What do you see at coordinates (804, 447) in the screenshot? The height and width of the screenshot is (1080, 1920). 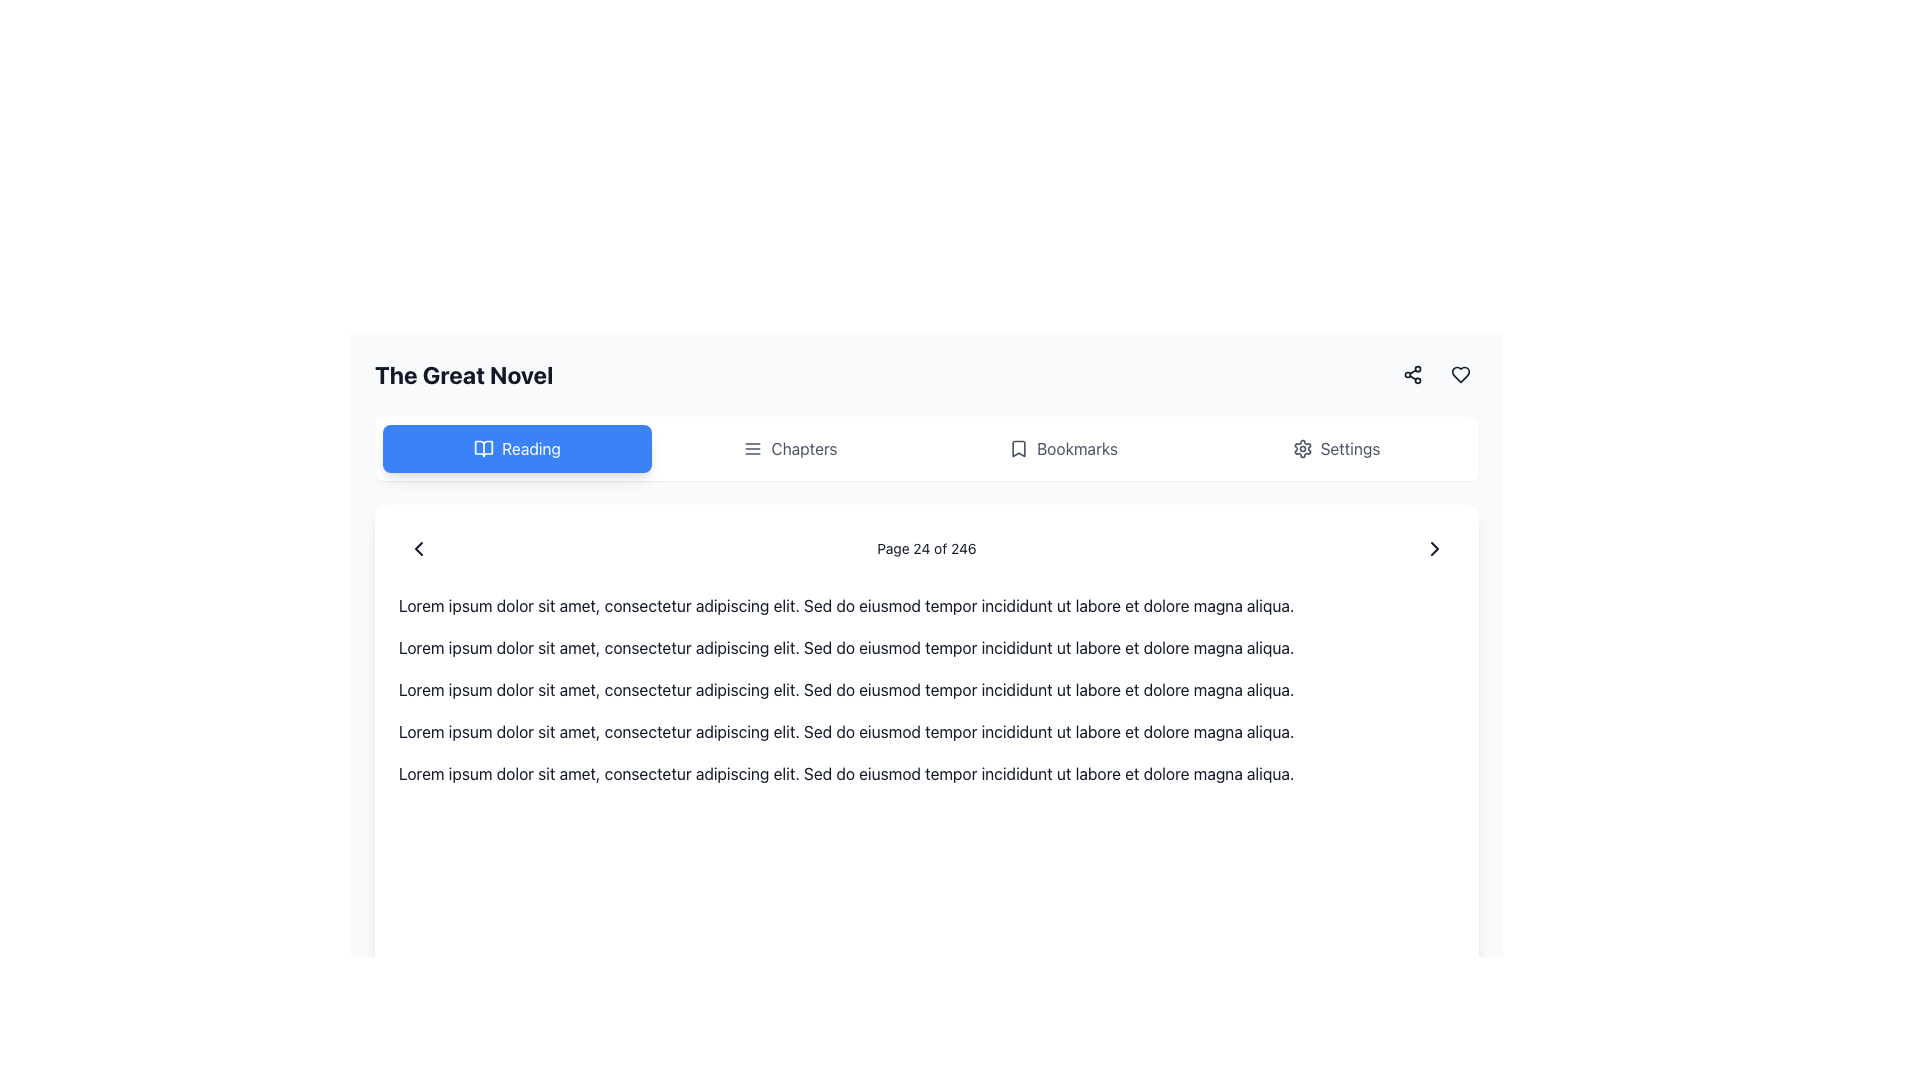 I see `the 'Chapters' label located in the horizontal navigation bar to trigger a visual highlight effect` at bounding box center [804, 447].